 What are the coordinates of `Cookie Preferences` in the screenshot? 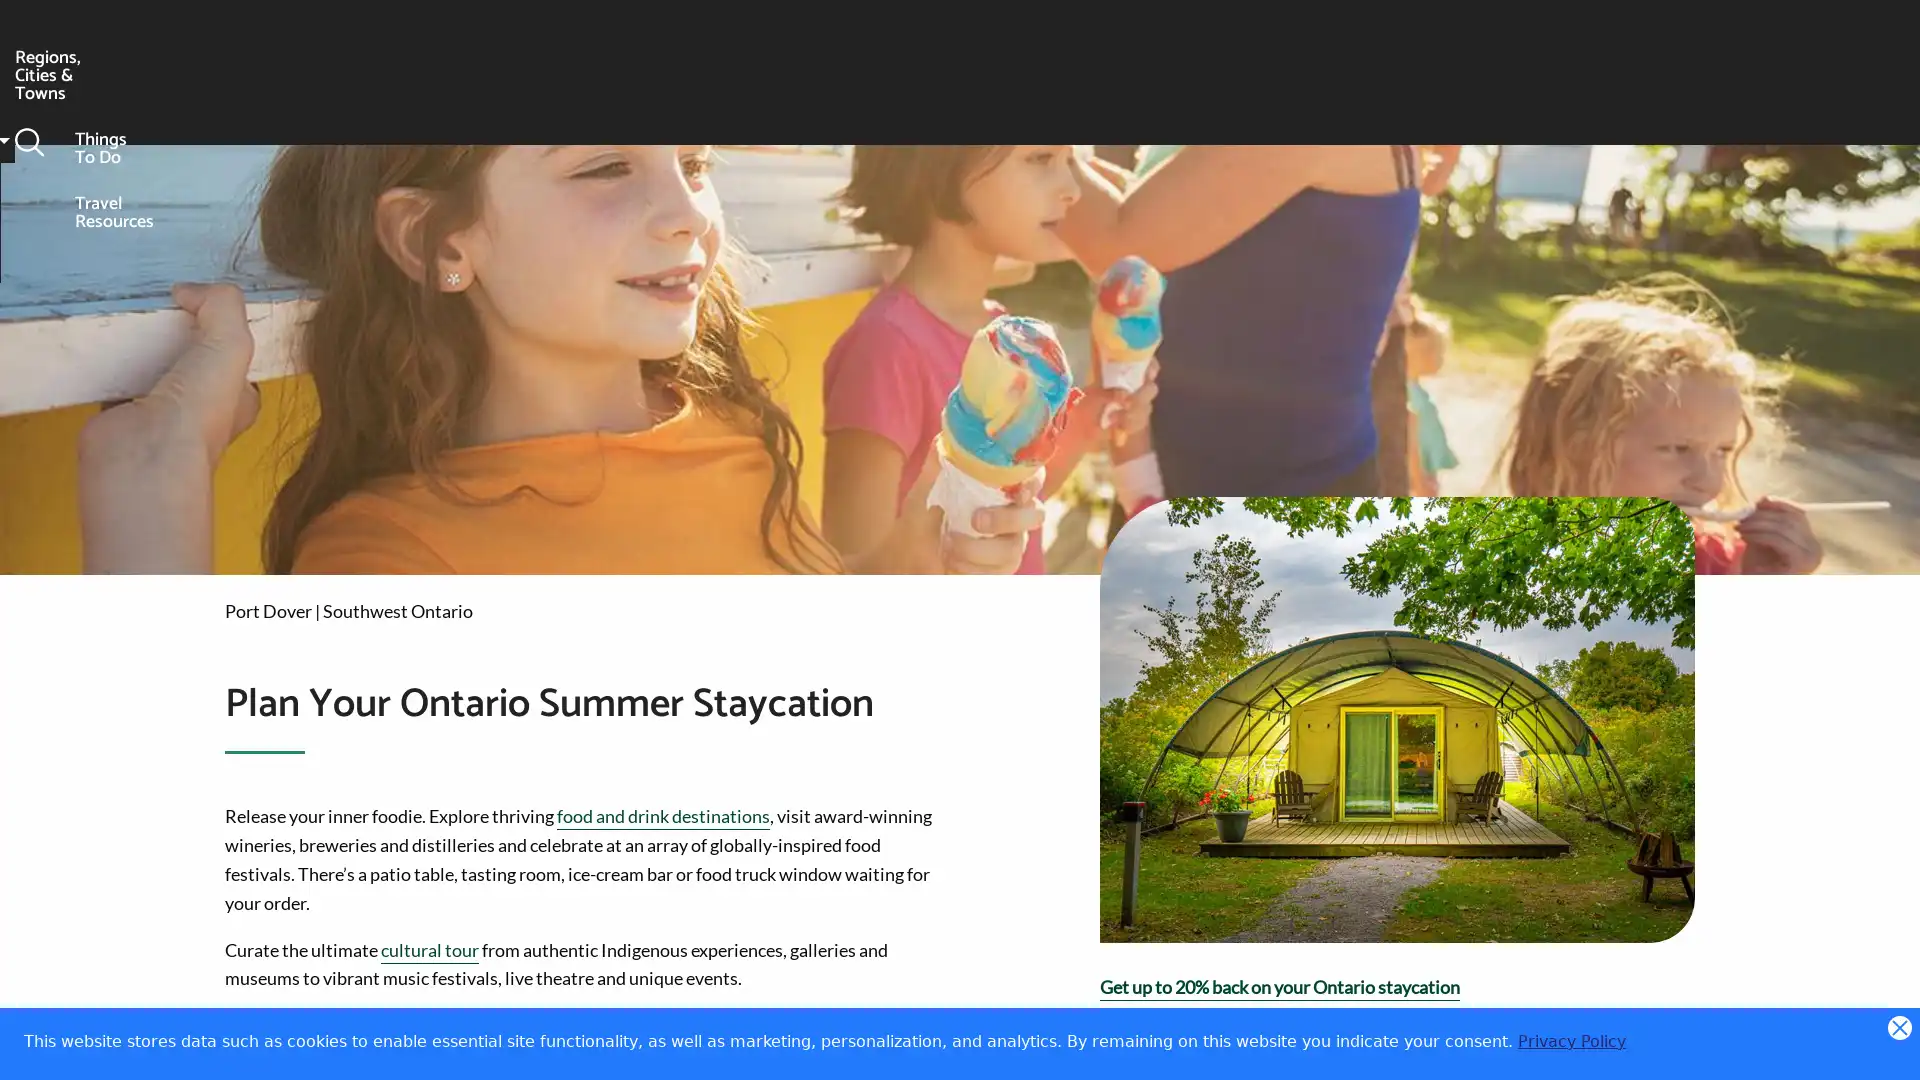 It's located at (1886, 1047).